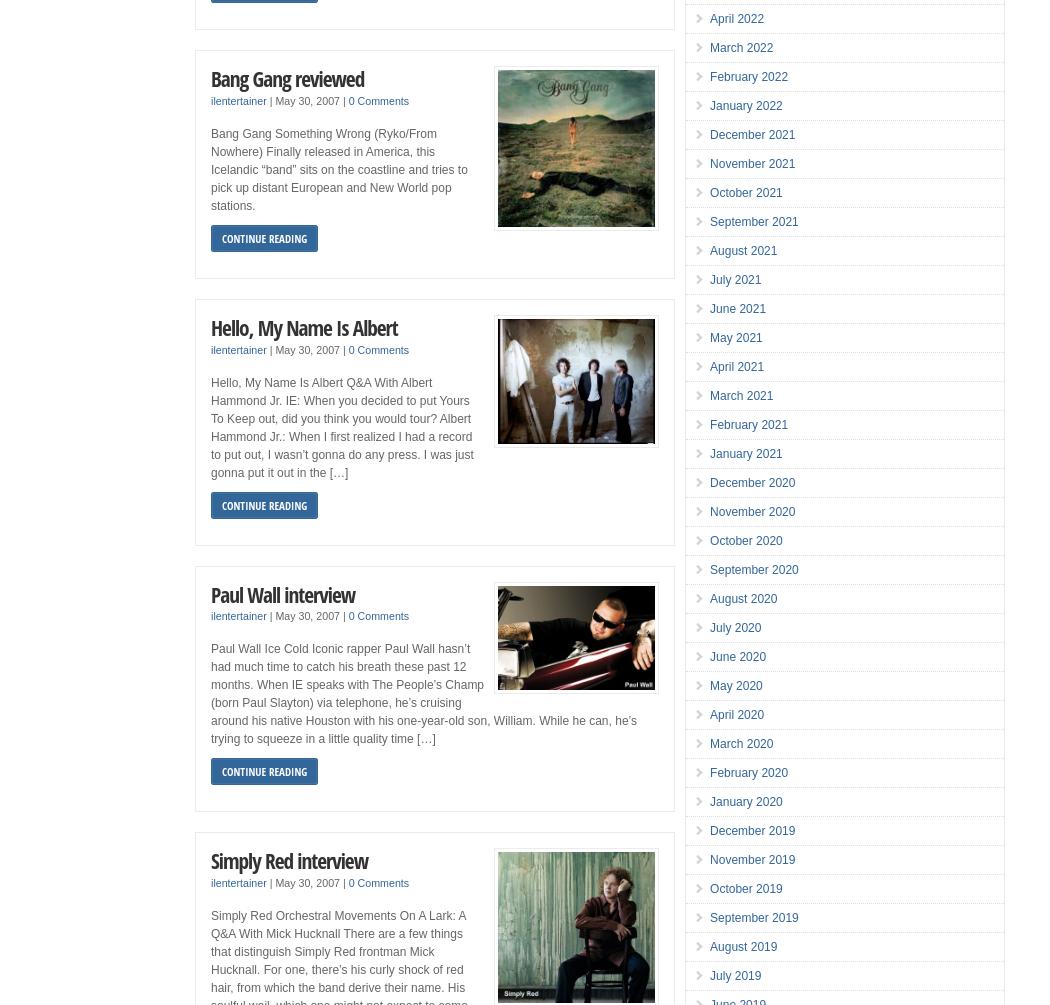 The image size is (1050, 1005). I want to click on 'September 2021', so click(754, 221).